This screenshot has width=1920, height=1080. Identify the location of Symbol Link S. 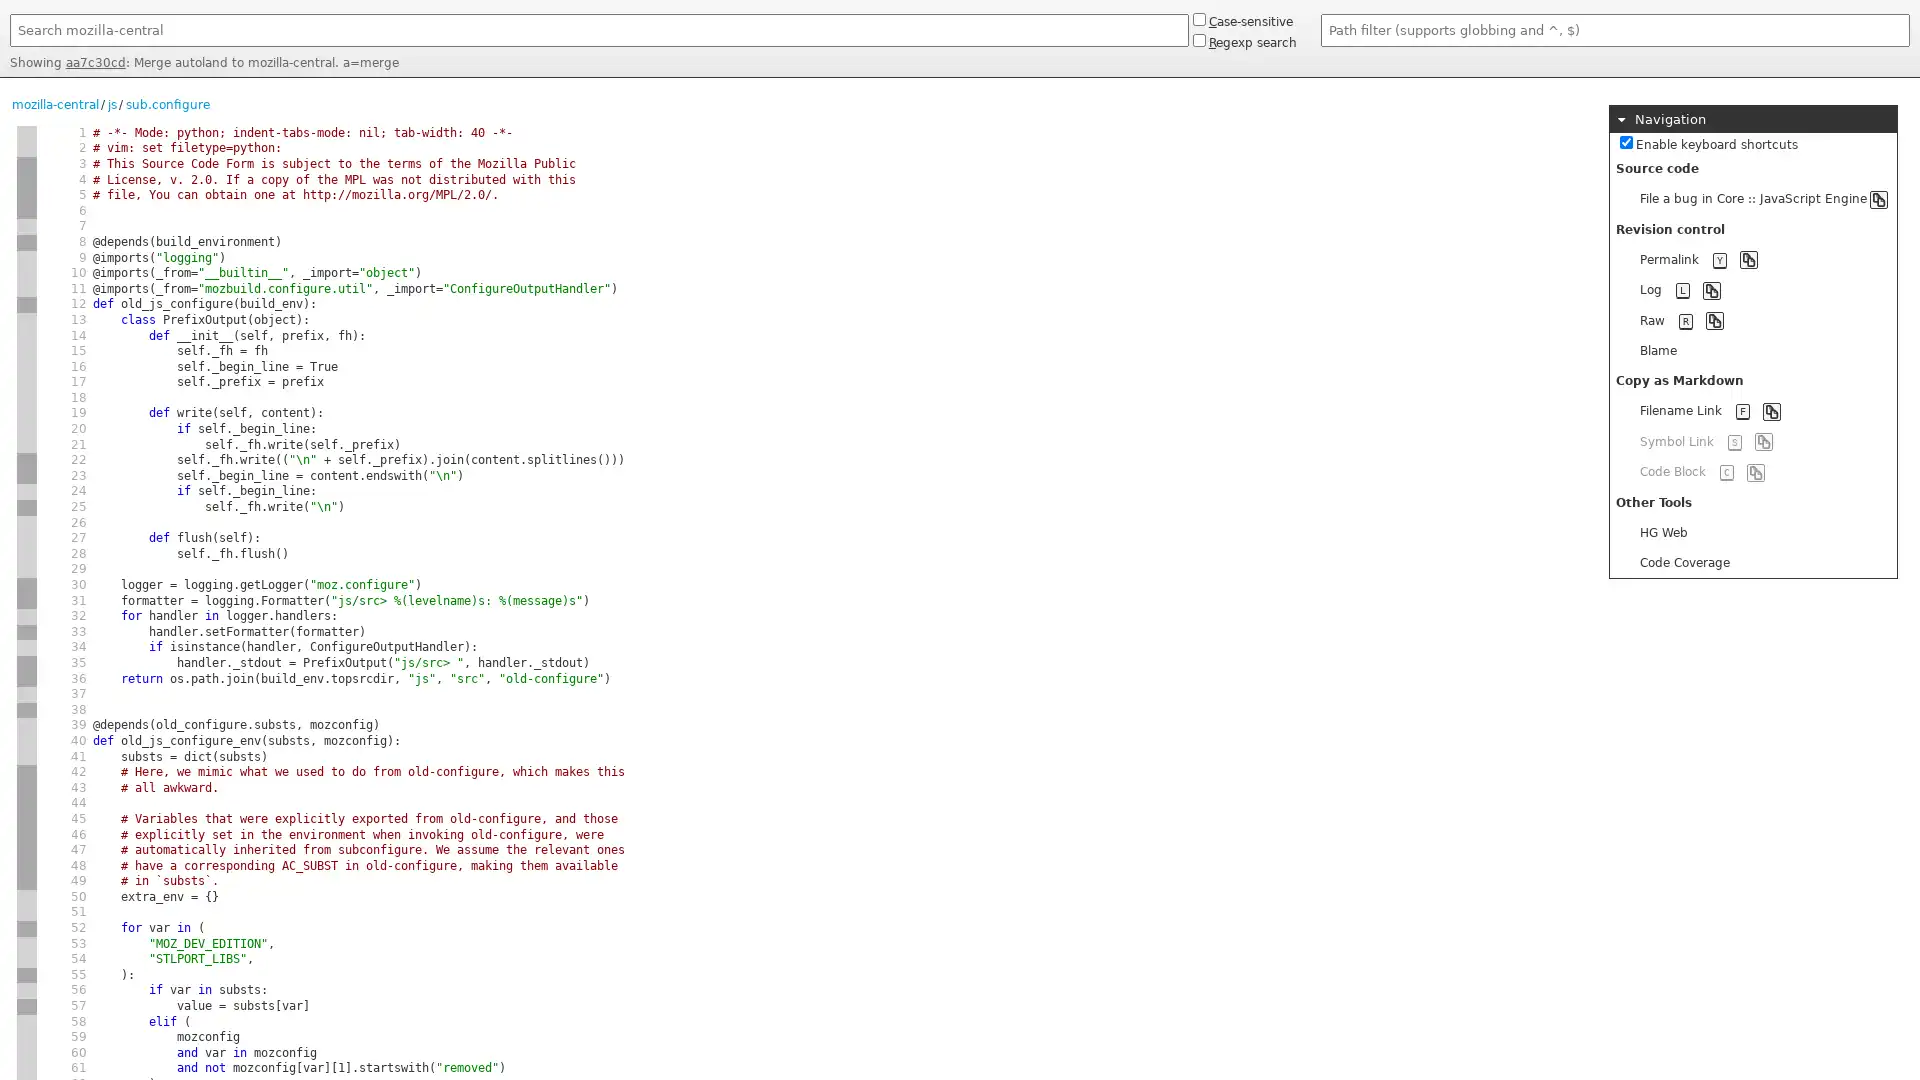
(1752, 440).